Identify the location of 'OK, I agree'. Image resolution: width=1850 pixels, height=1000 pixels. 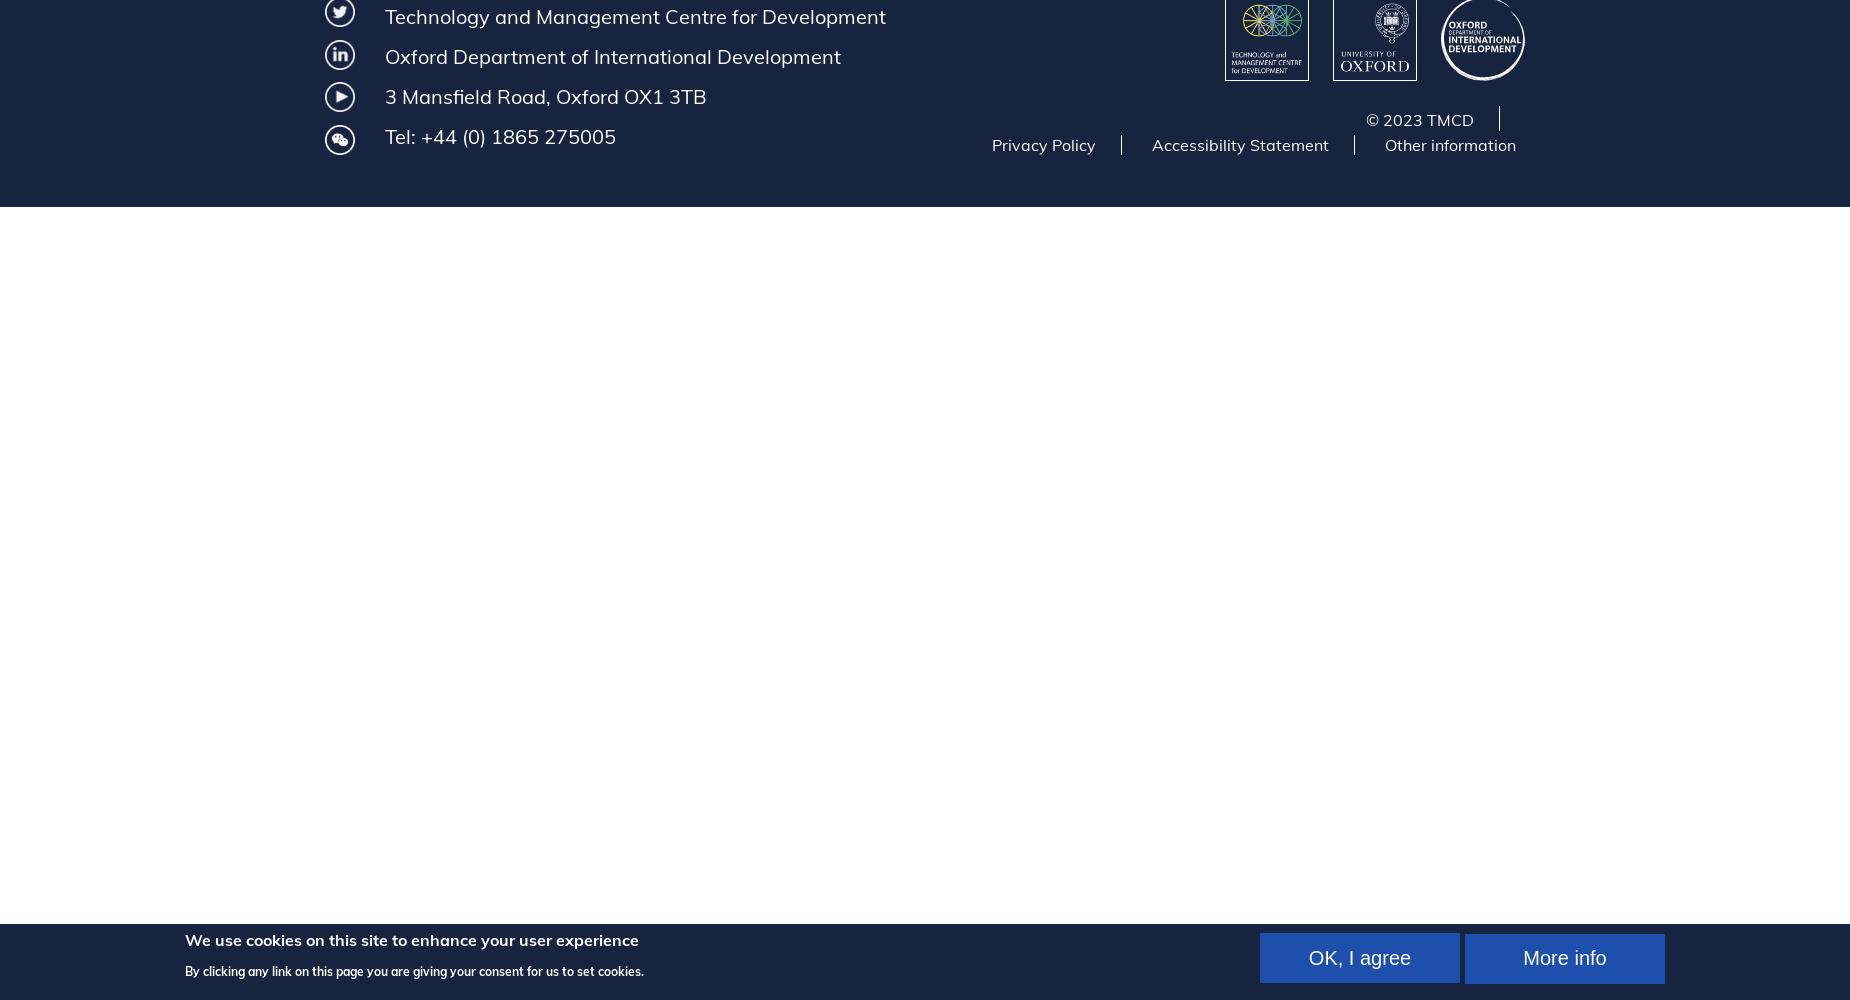
(1358, 956).